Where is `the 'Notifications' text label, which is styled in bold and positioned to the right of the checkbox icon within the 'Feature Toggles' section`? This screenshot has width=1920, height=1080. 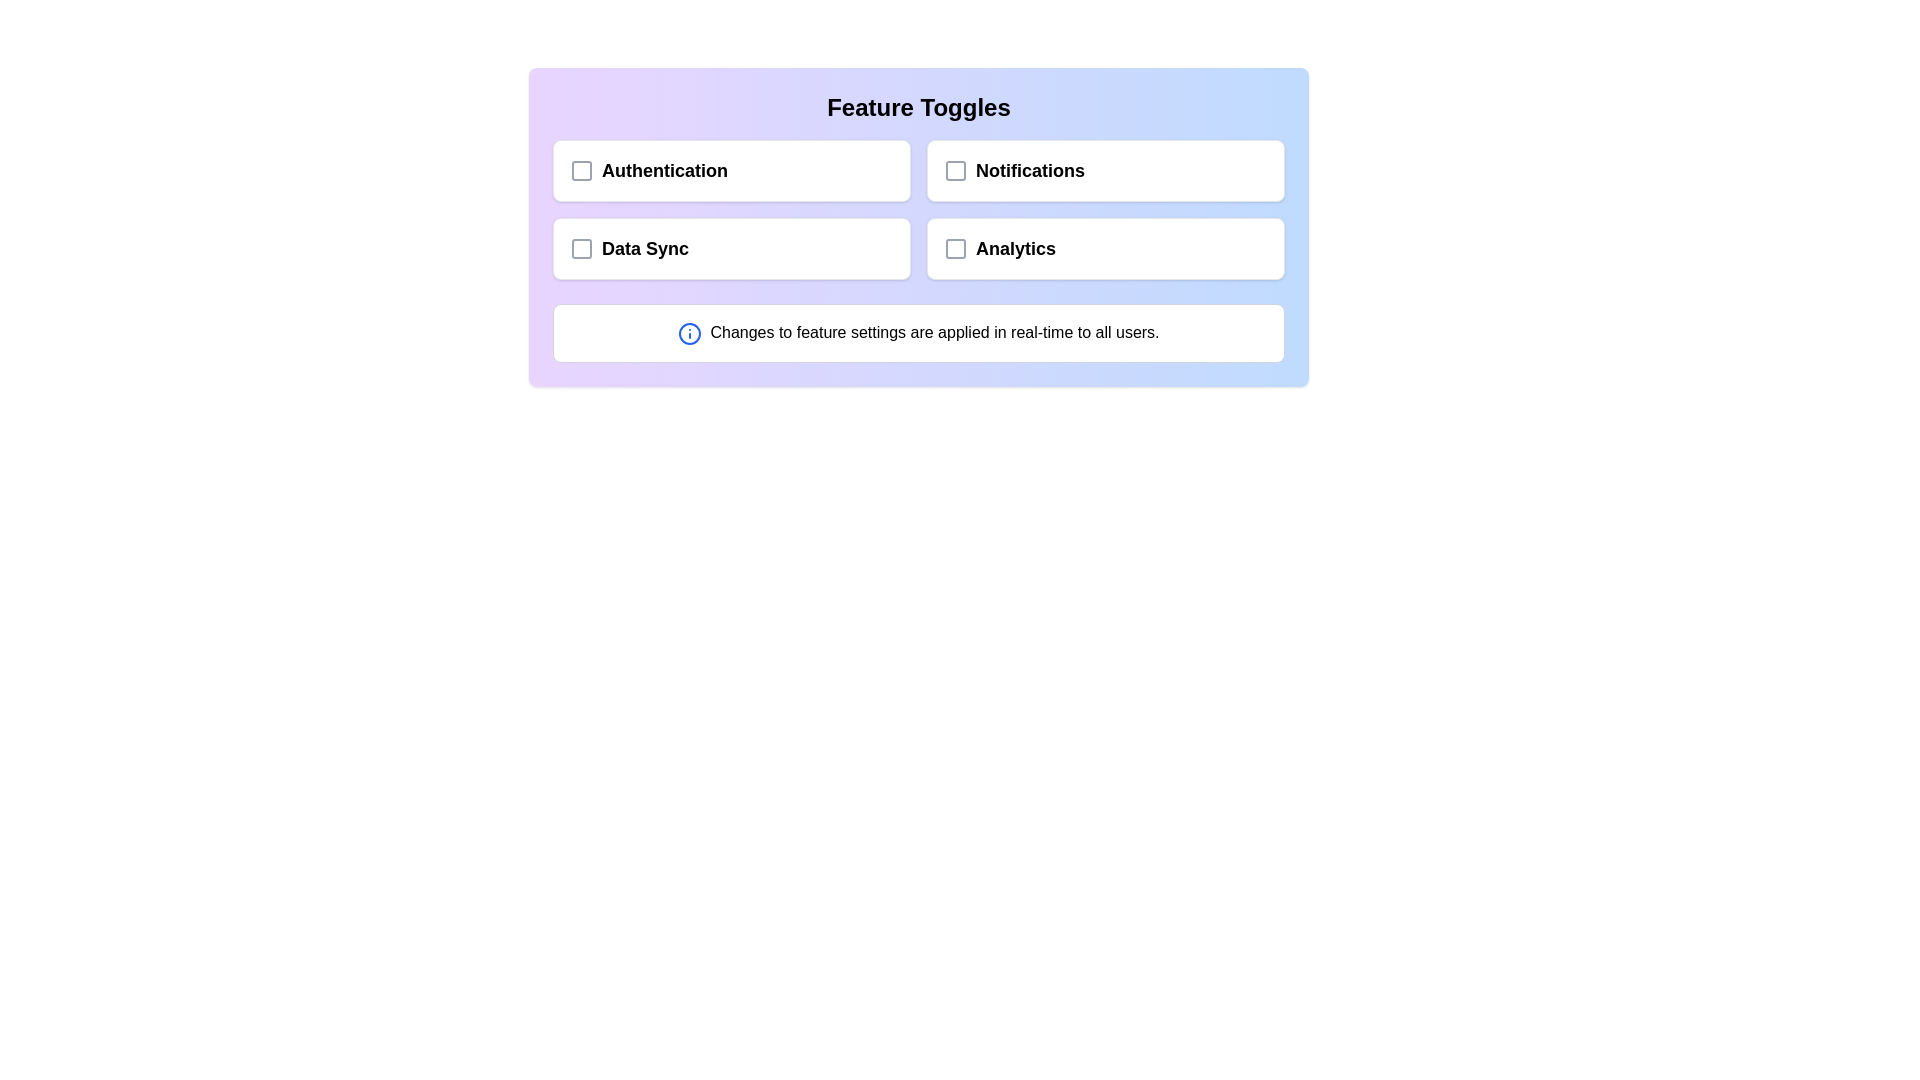
the 'Notifications' text label, which is styled in bold and positioned to the right of the checkbox icon within the 'Feature Toggles' section is located at coordinates (1014, 169).